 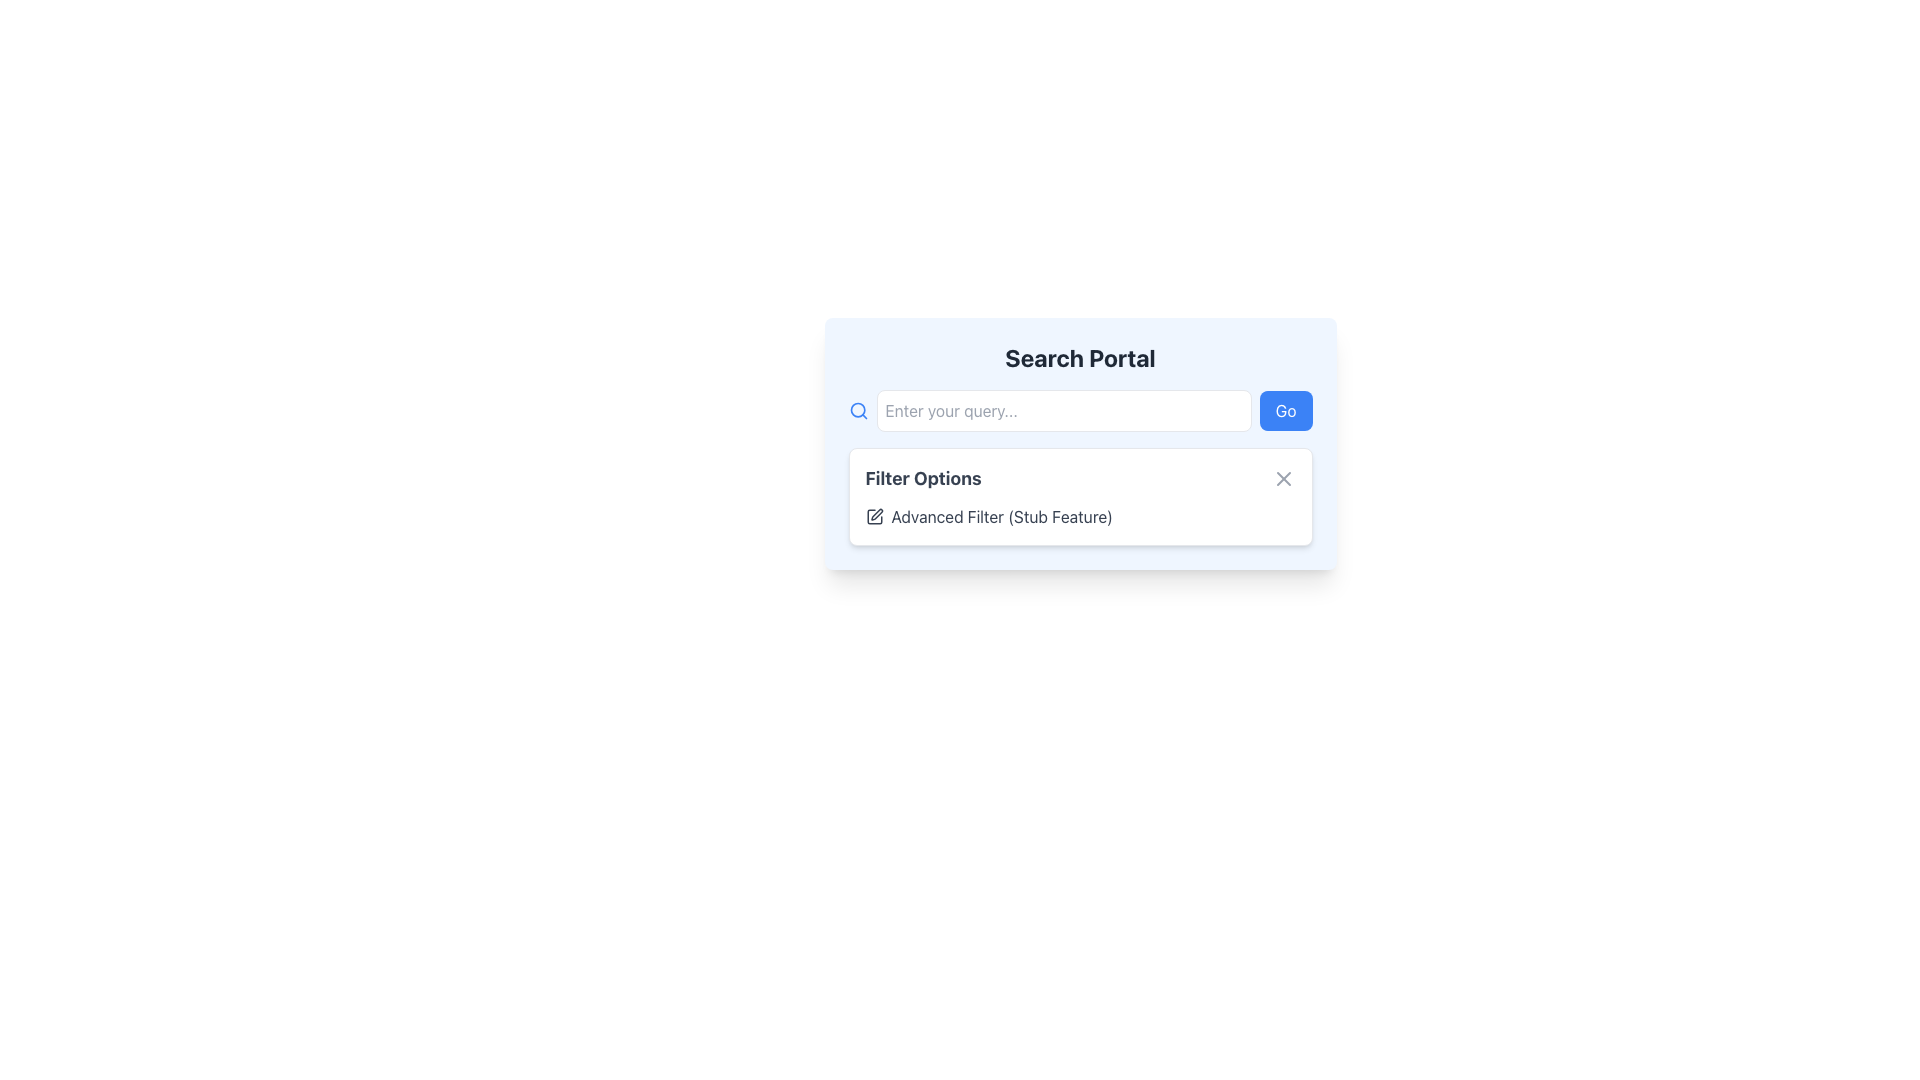 What do you see at coordinates (874, 515) in the screenshot?
I see `the editing icon for the 'Advanced Filter (Stub Feature)' located beside its label in the 'Filter Options' section` at bounding box center [874, 515].